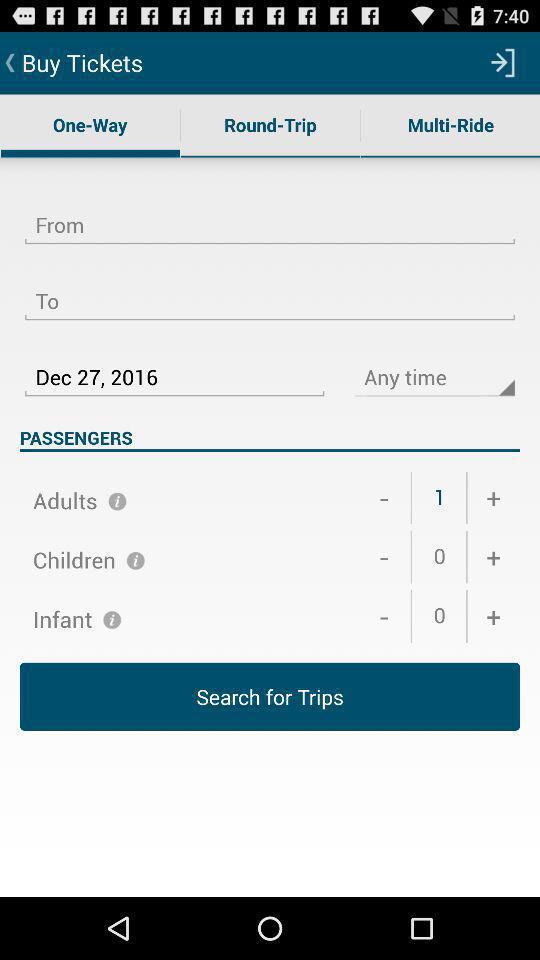  Describe the element at coordinates (270, 288) in the screenshot. I see `destination` at that location.